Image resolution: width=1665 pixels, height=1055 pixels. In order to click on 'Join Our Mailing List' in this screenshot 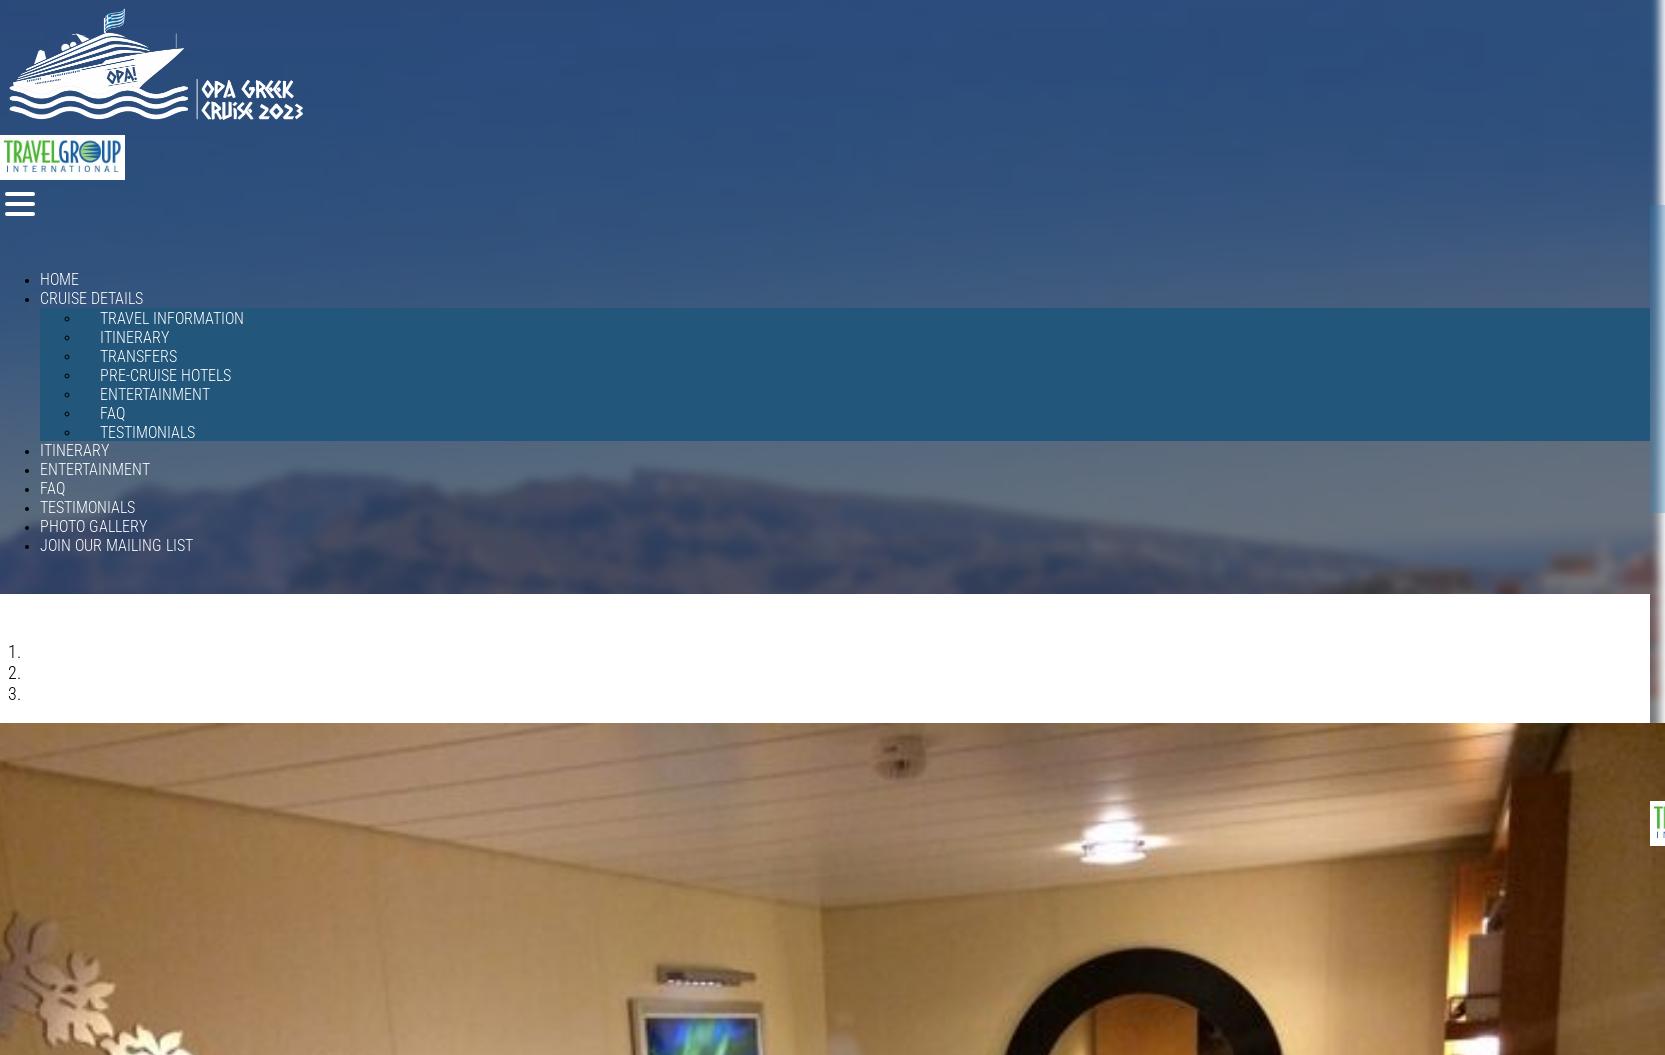, I will do `click(116, 544)`.